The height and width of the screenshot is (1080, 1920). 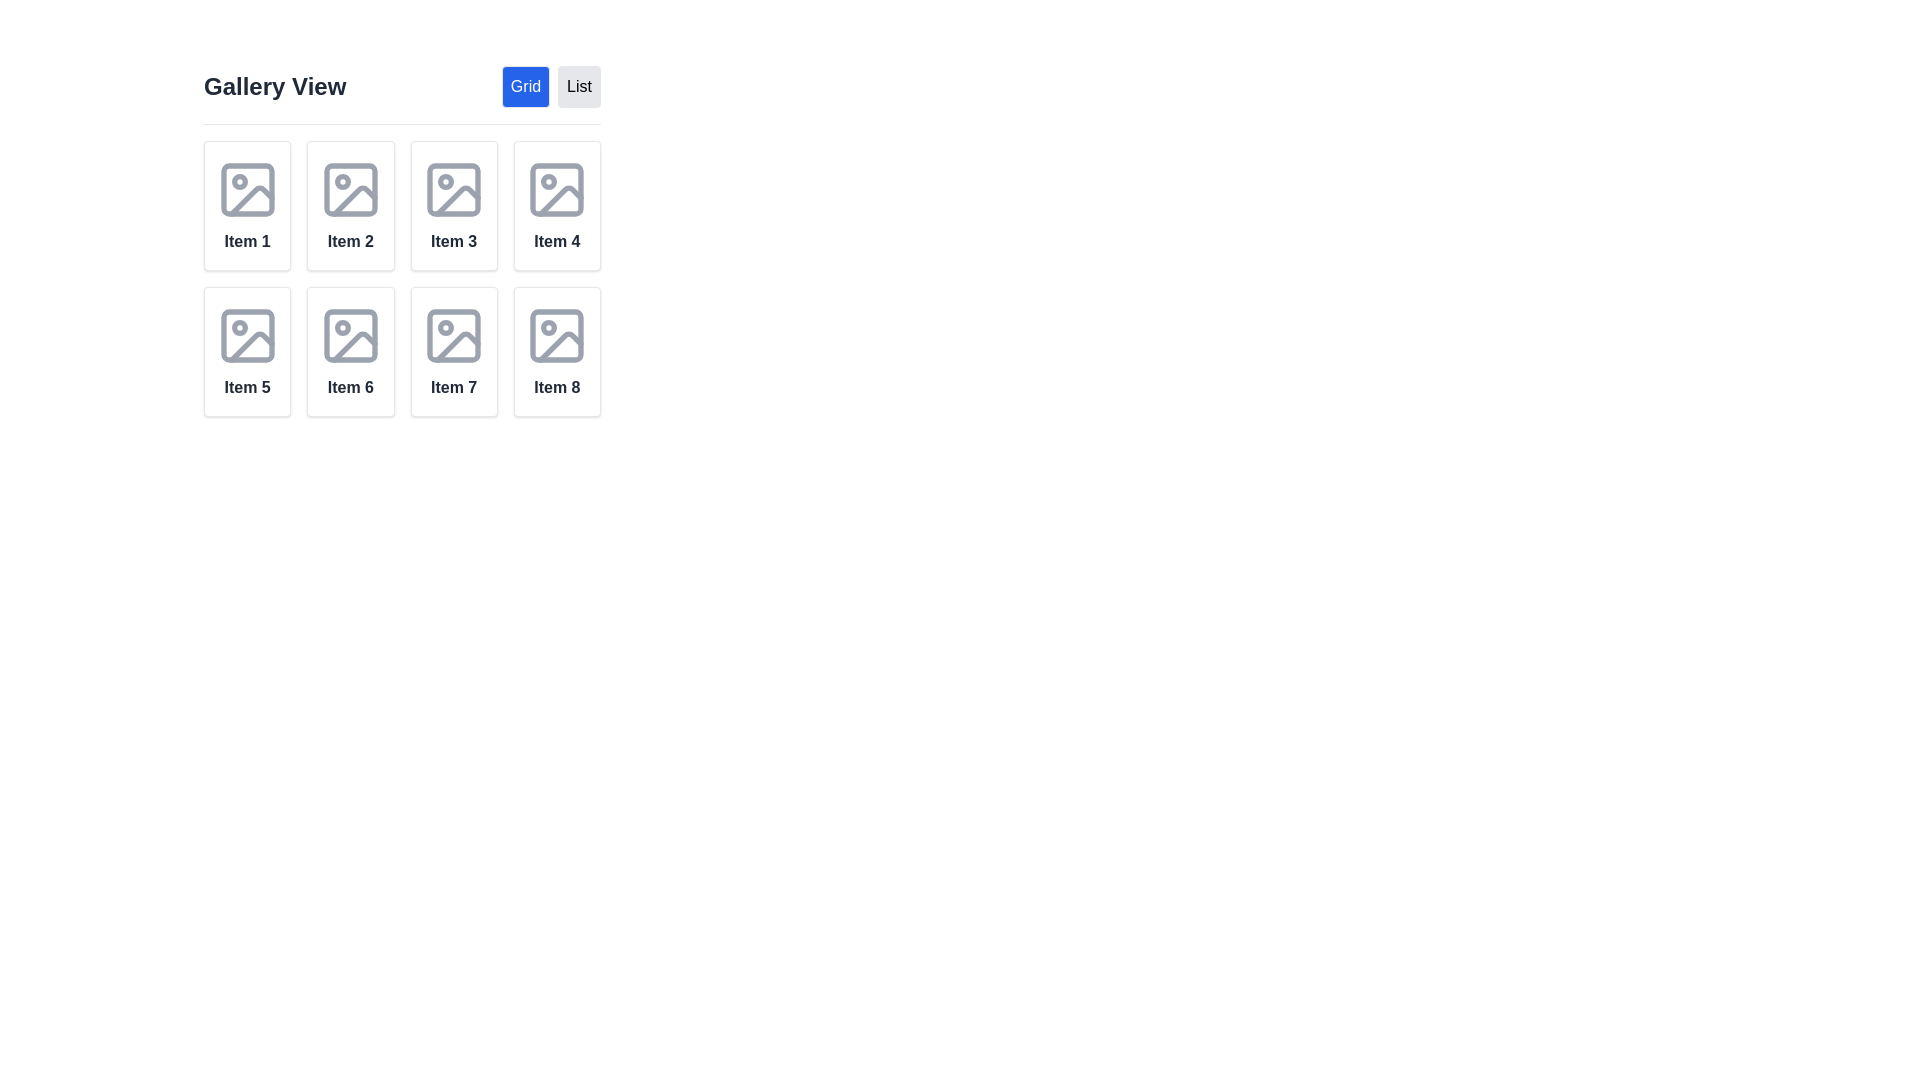 What do you see at coordinates (342, 181) in the screenshot?
I see `the decorative circle within the second grid item's icon in the gallery view, located in the first row and second column` at bounding box center [342, 181].